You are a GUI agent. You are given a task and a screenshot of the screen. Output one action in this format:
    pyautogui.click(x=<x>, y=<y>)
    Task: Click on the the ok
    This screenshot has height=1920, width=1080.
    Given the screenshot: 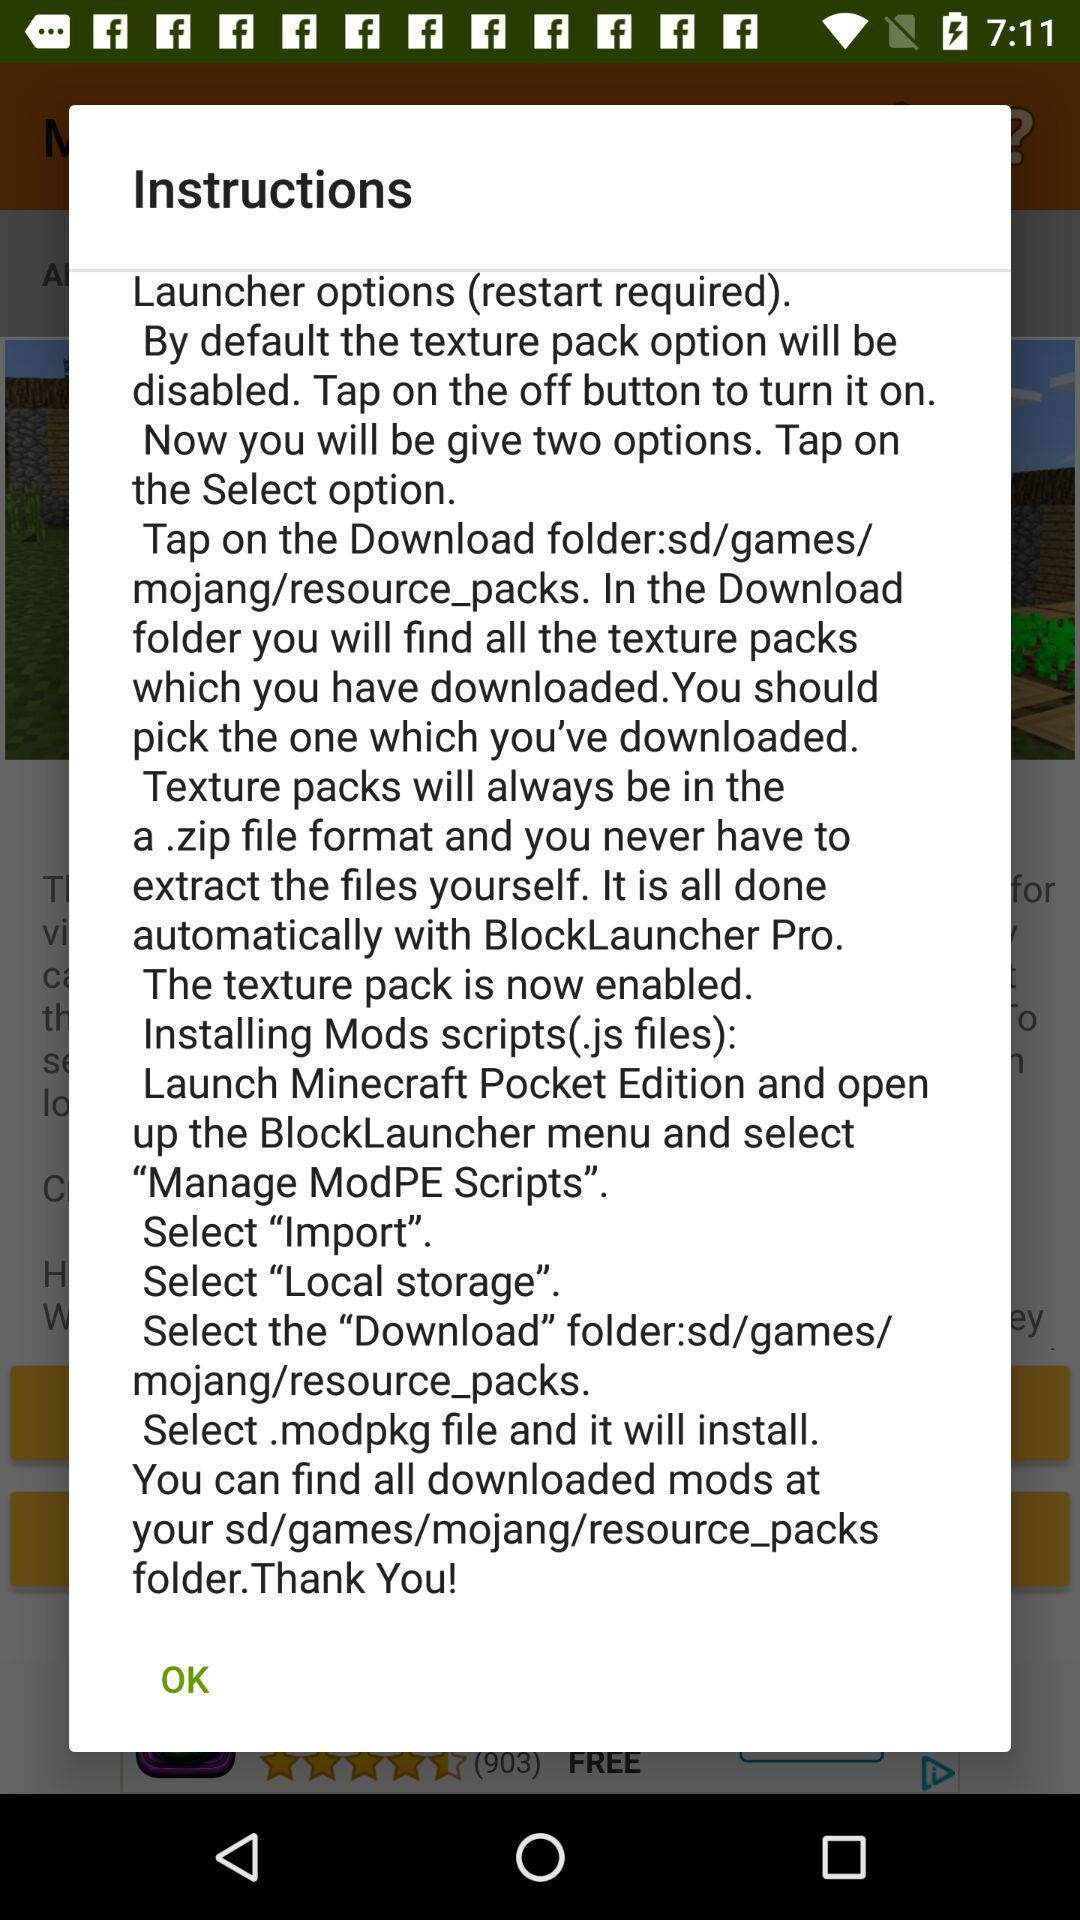 What is the action you would take?
    pyautogui.click(x=184, y=1678)
    